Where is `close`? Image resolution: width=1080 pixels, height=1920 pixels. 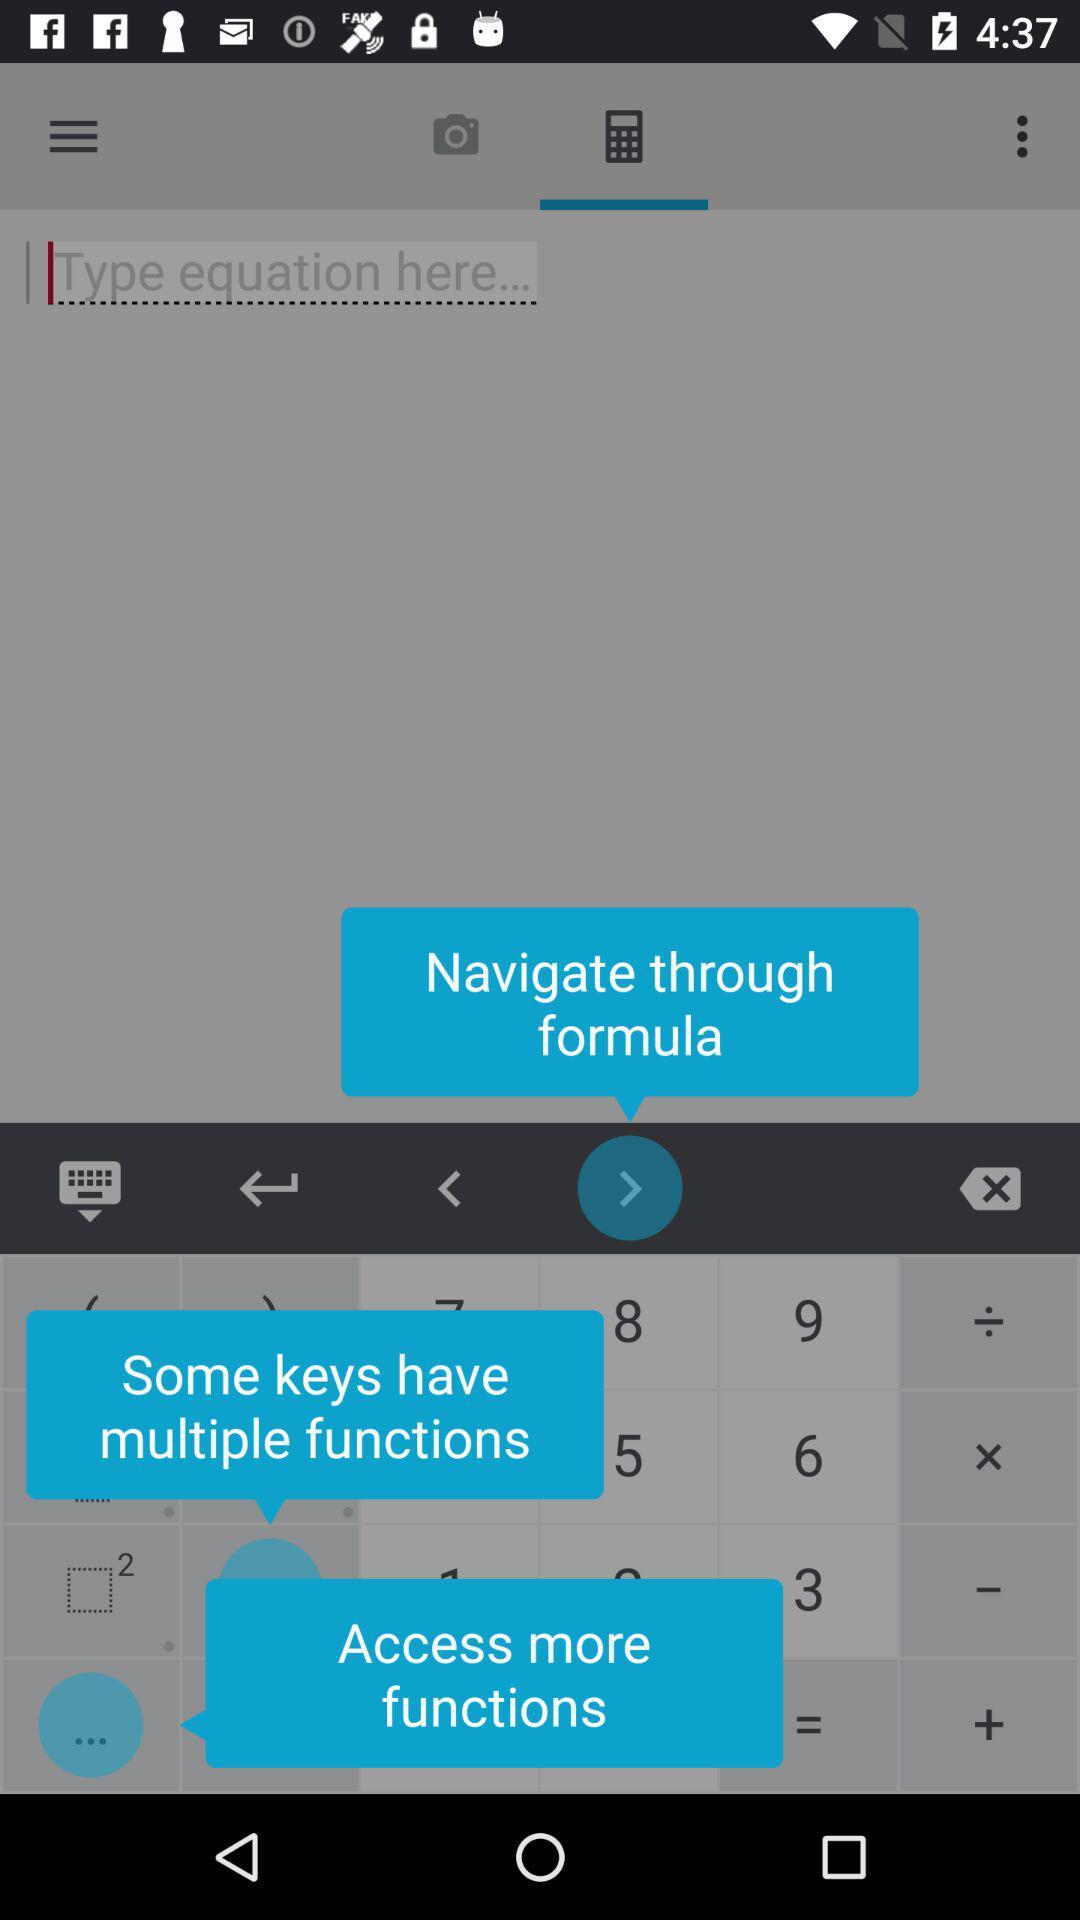
close is located at coordinates (990, 1188).